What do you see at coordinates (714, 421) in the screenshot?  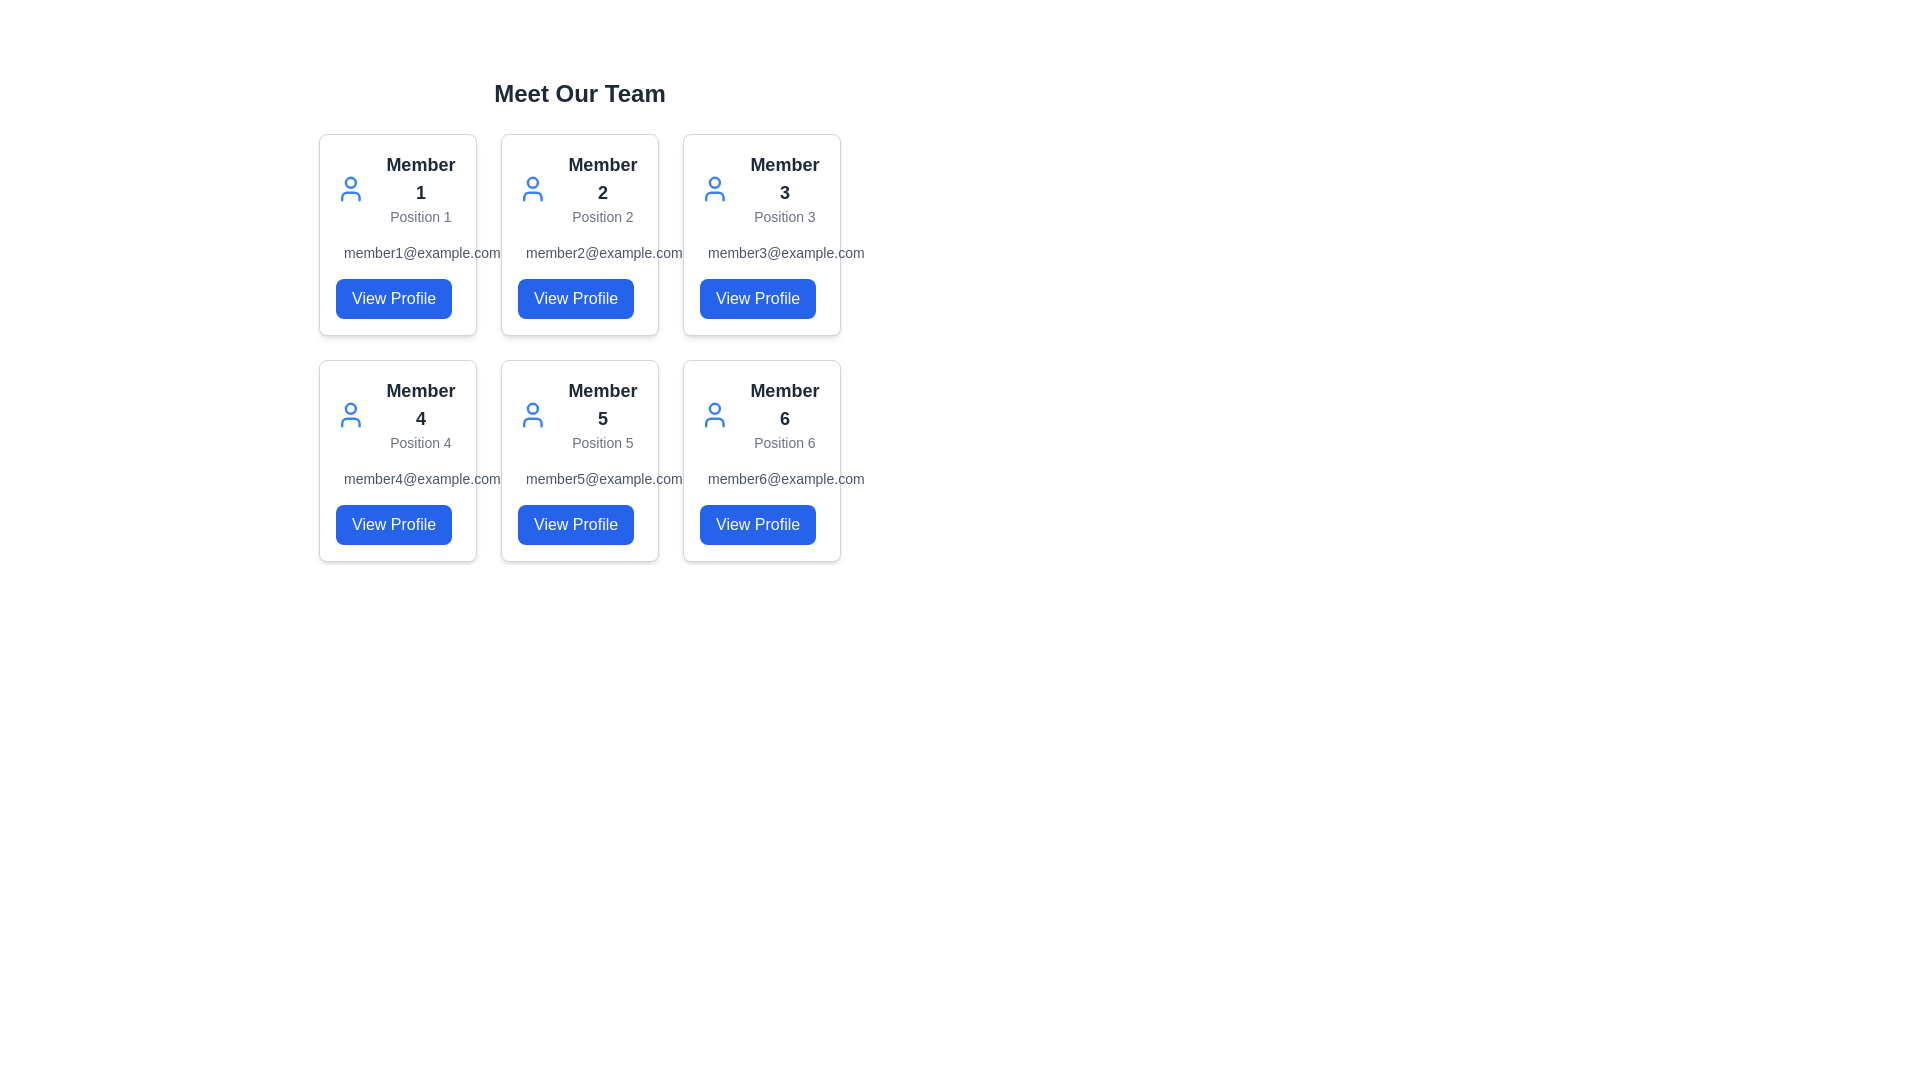 I see `the vector graphic representing the user profile icon located in the lower portion of the 'Member 6' card` at bounding box center [714, 421].